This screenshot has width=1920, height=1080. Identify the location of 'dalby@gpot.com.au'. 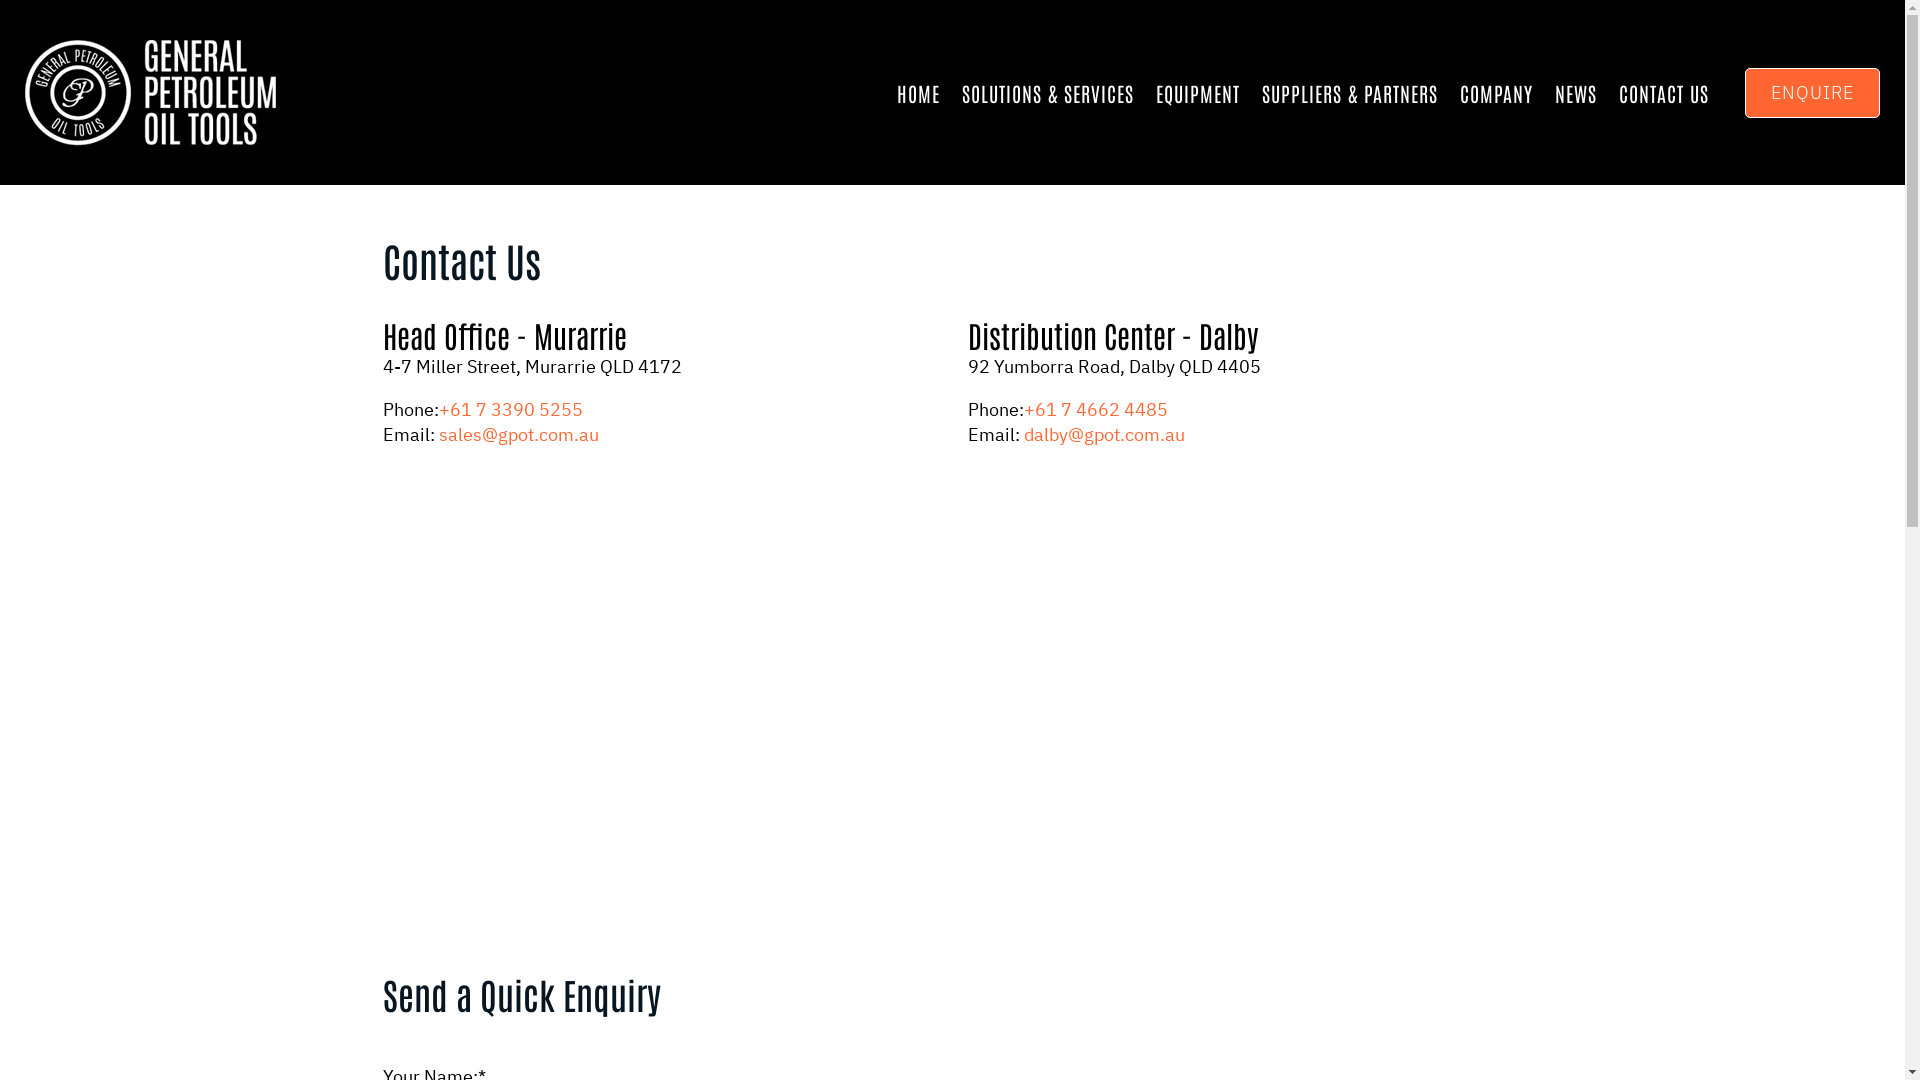
(1103, 433).